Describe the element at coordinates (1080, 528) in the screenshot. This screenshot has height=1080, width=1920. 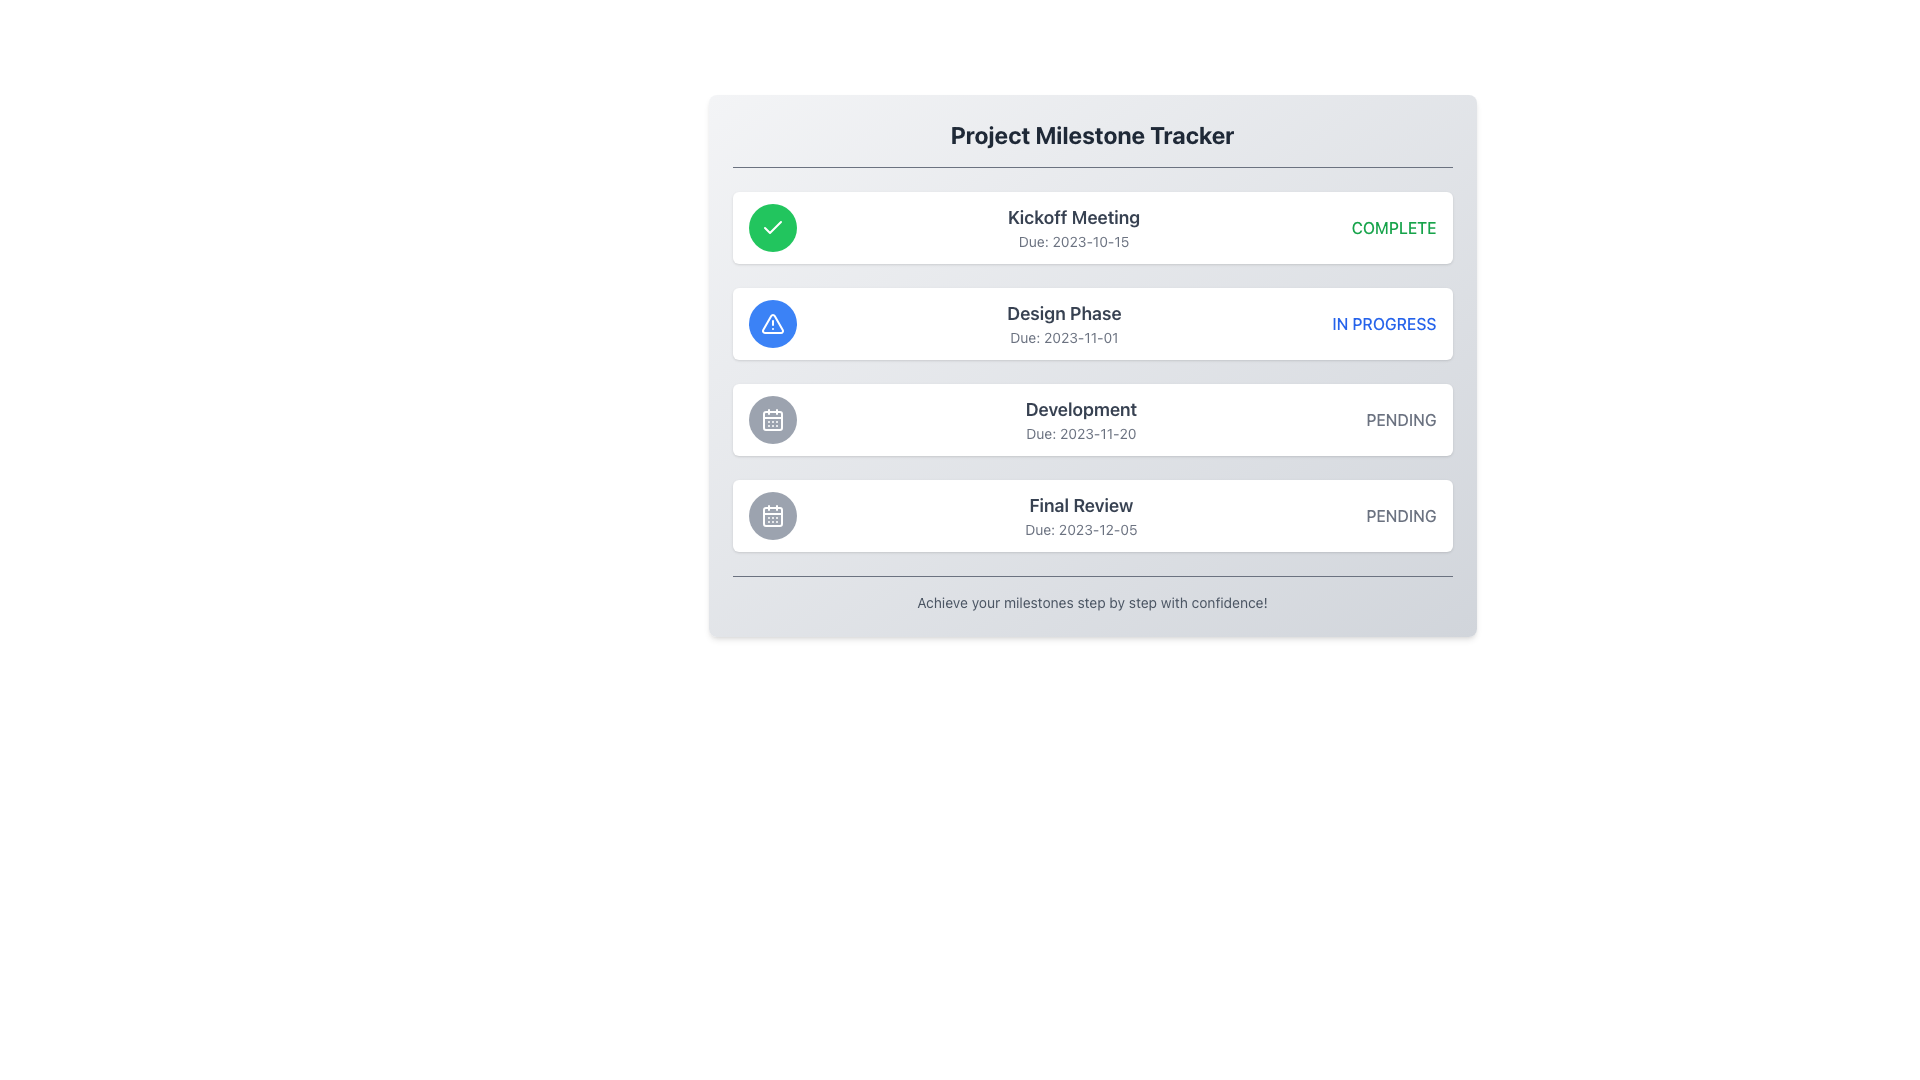
I see `the small text component displaying 'Due: 2023-12-05' located beneath the 'Final Review' label in the fourth progress card of the 'Project Milestone Tracker' interface` at that location.